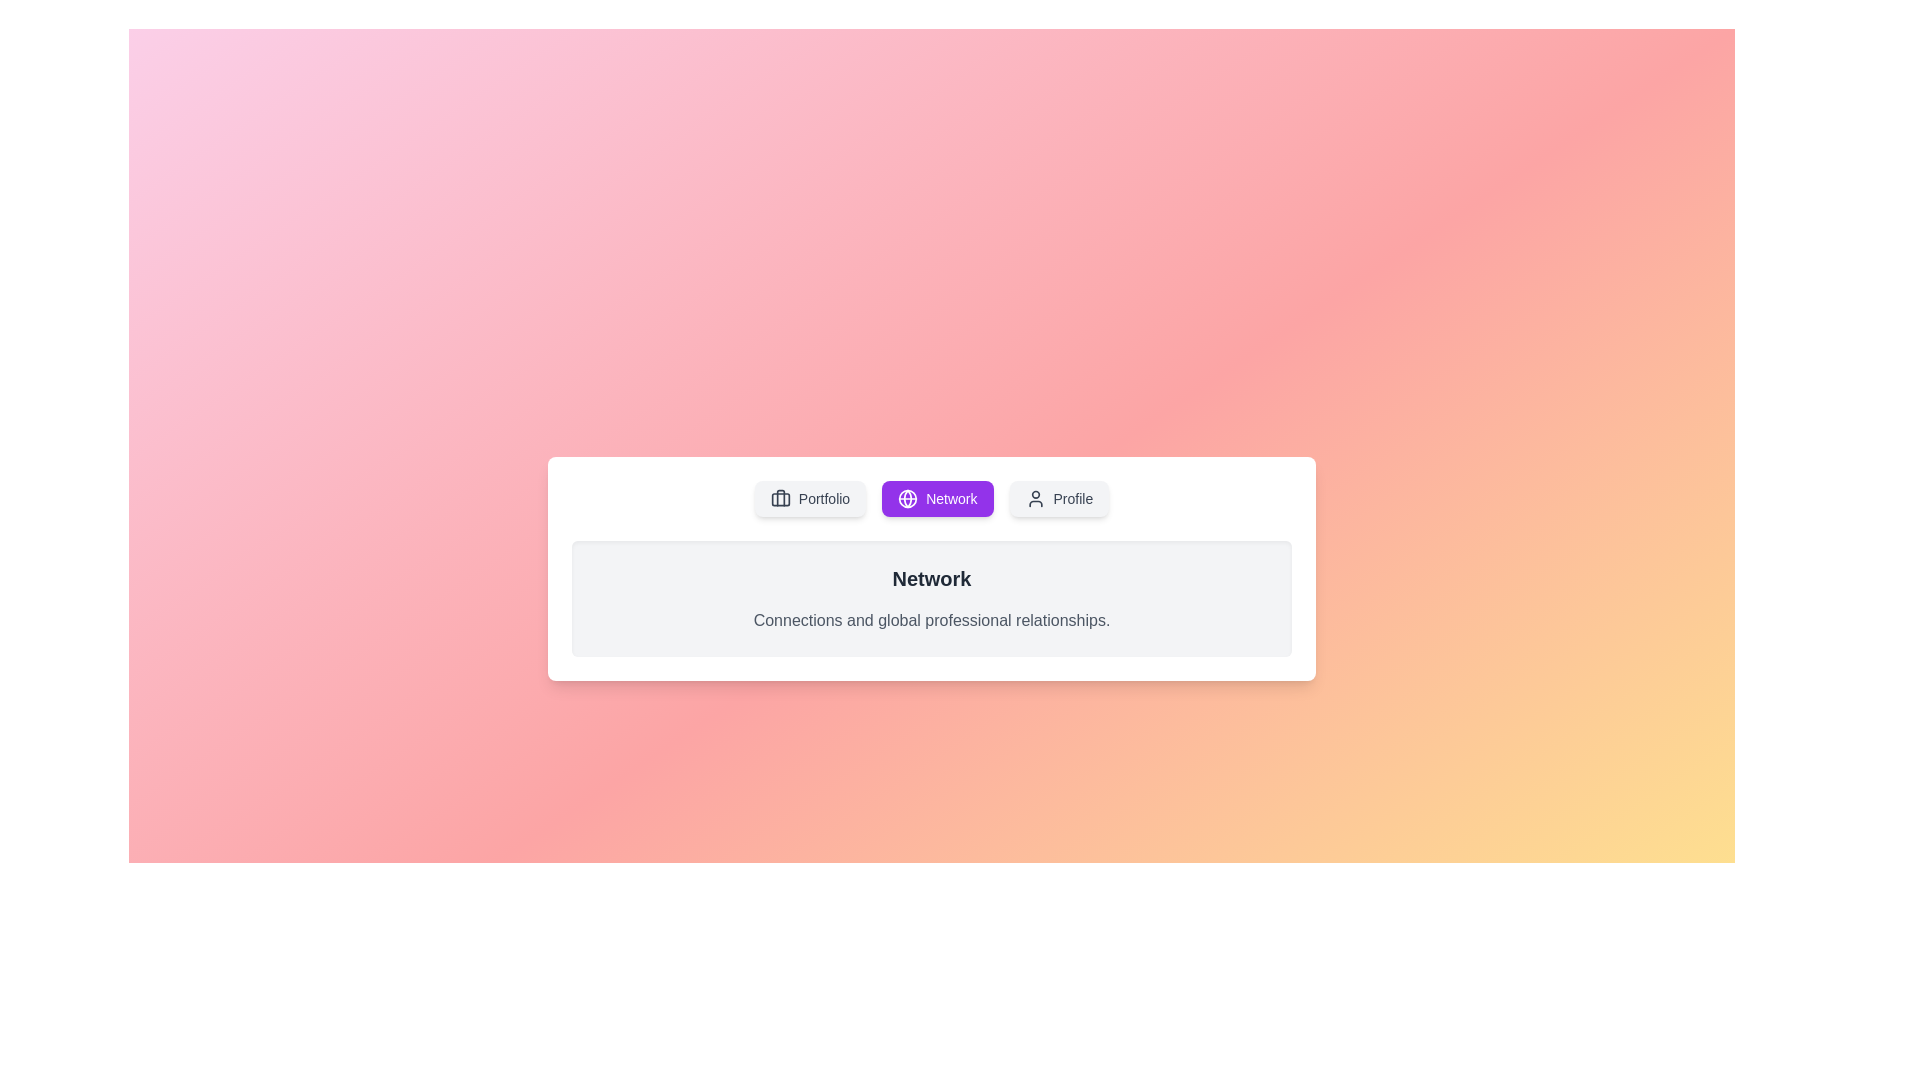 The image size is (1920, 1080). I want to click on the Portfolio tab to switch the content, so click(810, 497).